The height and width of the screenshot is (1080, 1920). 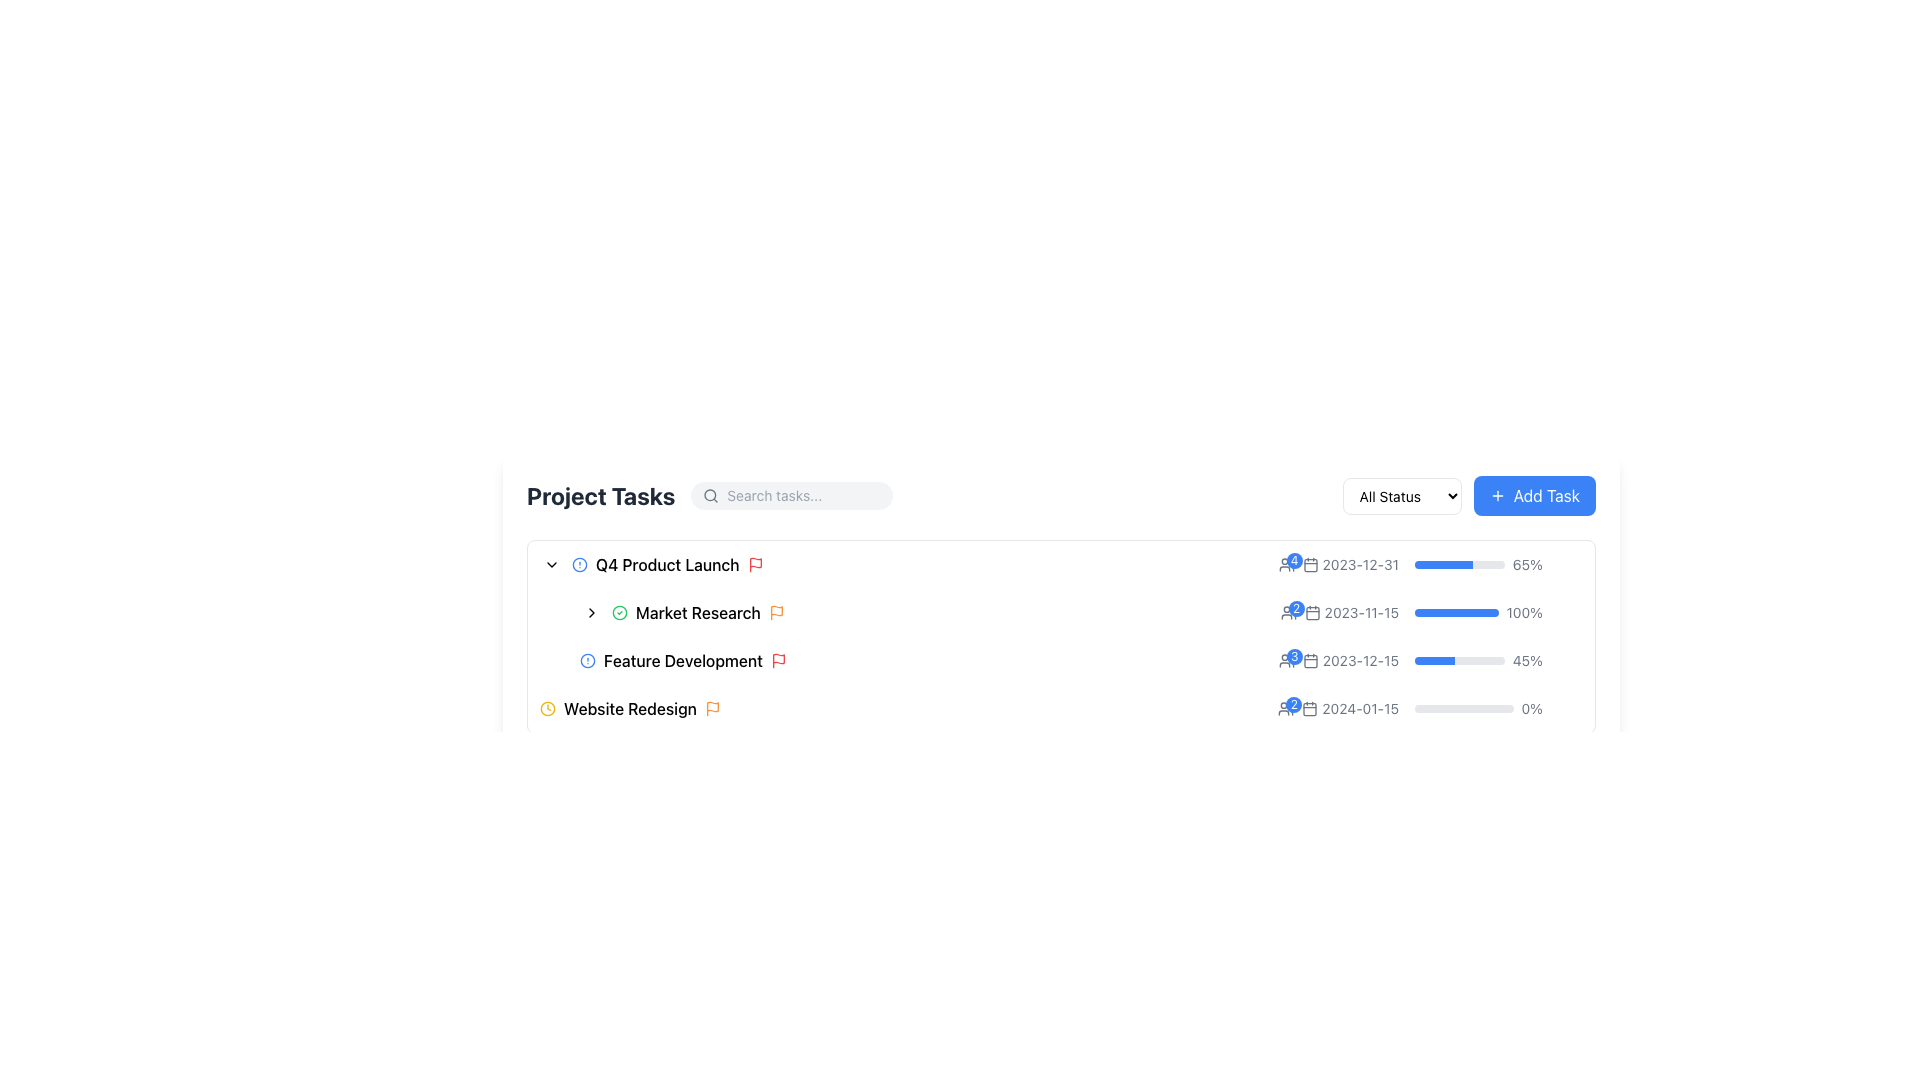 I want to click on the status completion icon, which is a green circle with a checkmark, located to the left of the 'Market Research' text, so click(x=618, y=612).